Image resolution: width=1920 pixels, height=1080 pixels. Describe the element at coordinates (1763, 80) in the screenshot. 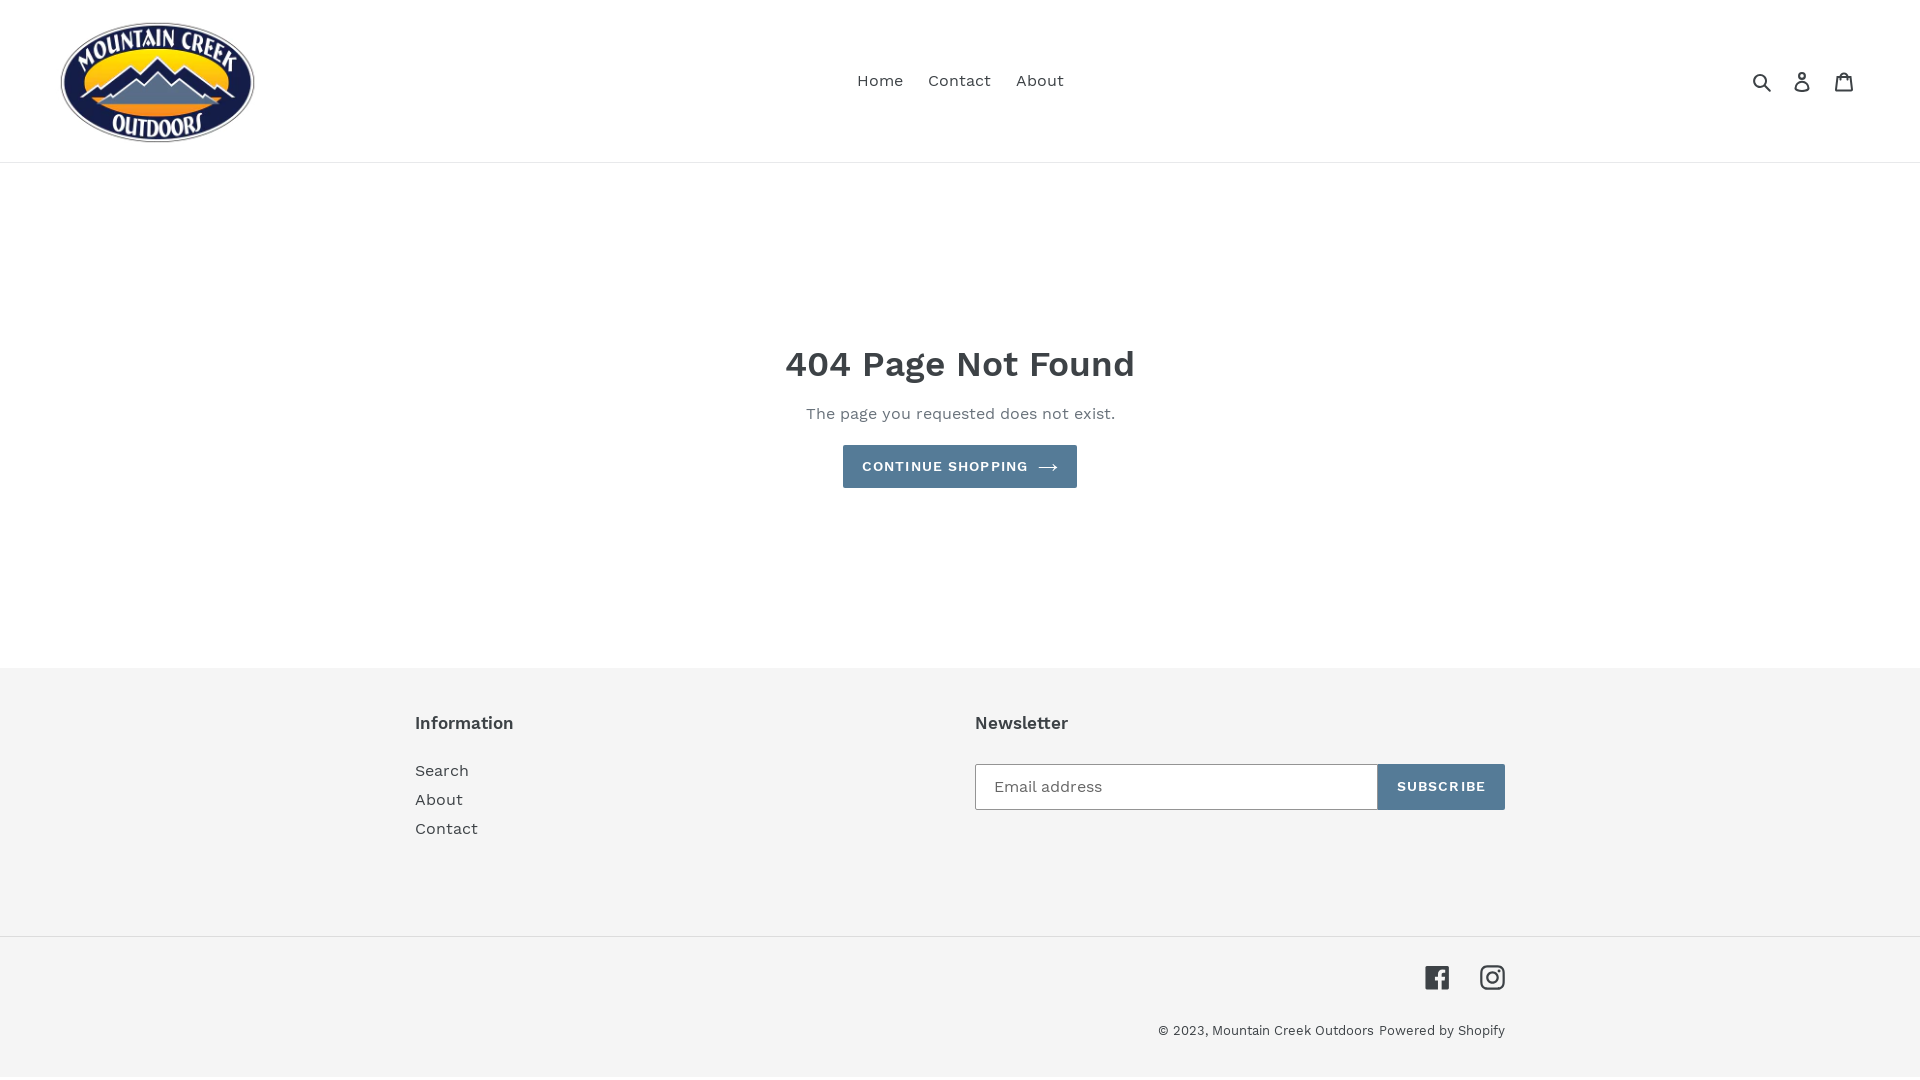

I see `'Search'` at that location.